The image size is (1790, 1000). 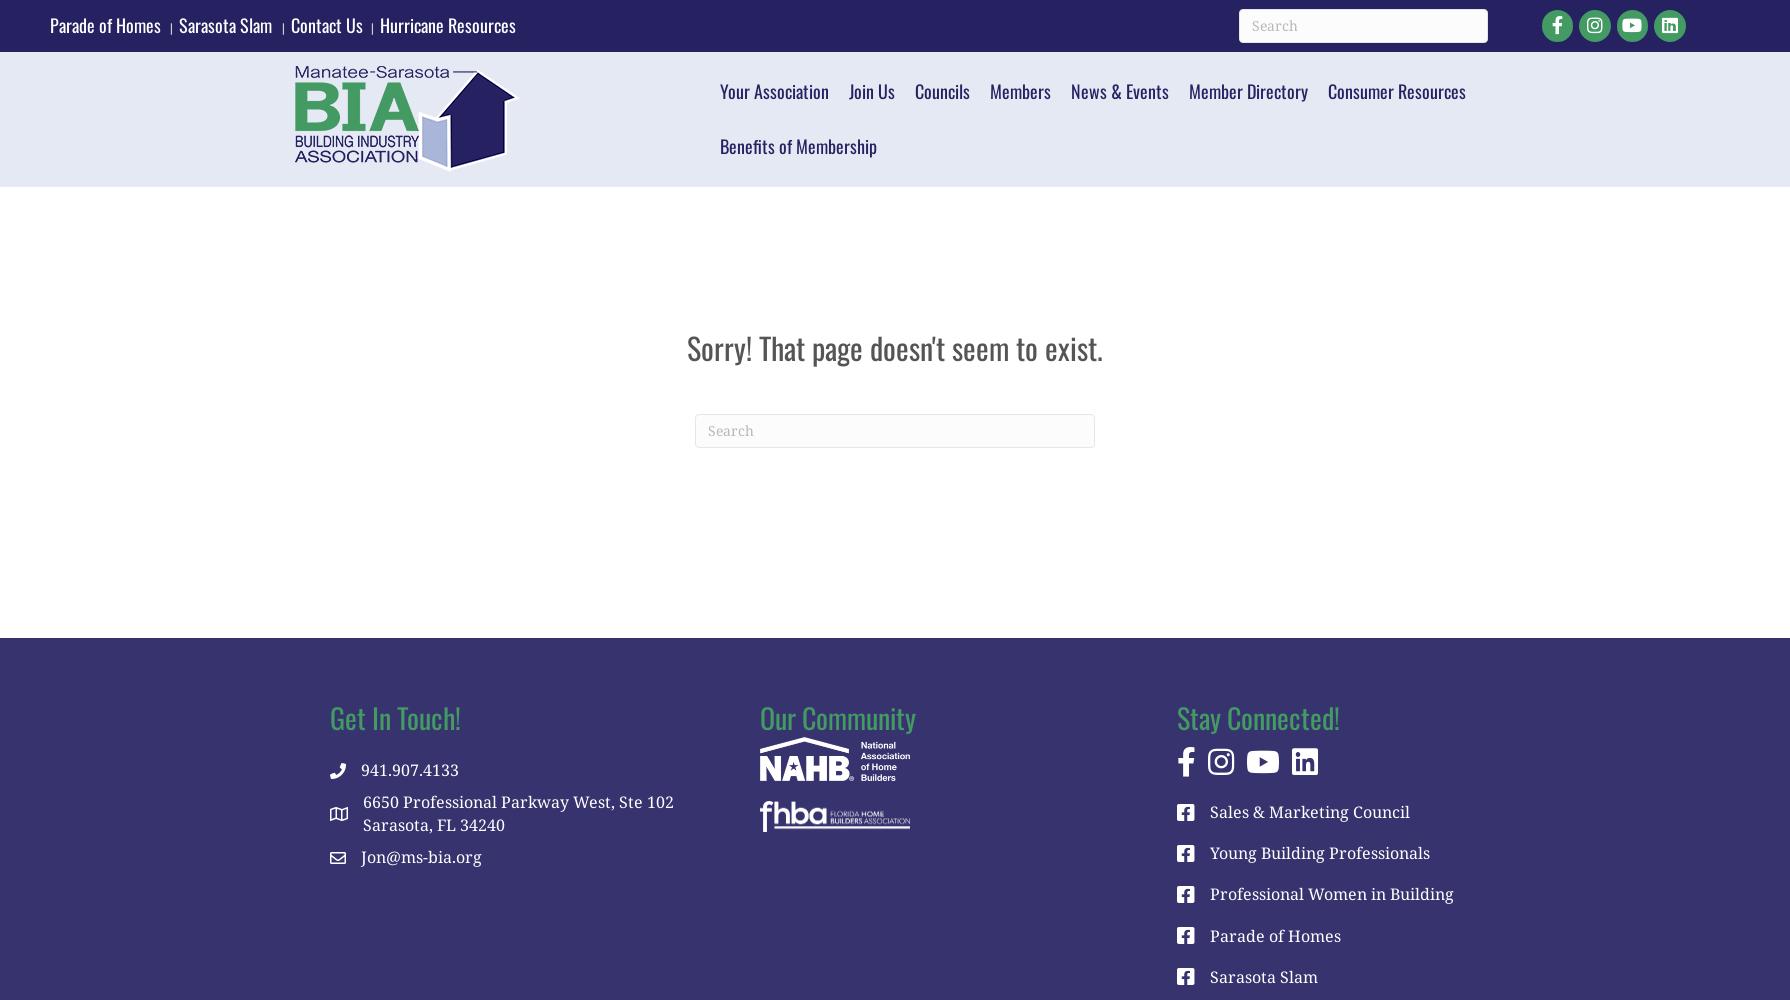 I want to click on 'Join Us', so click(x=847, y=89).